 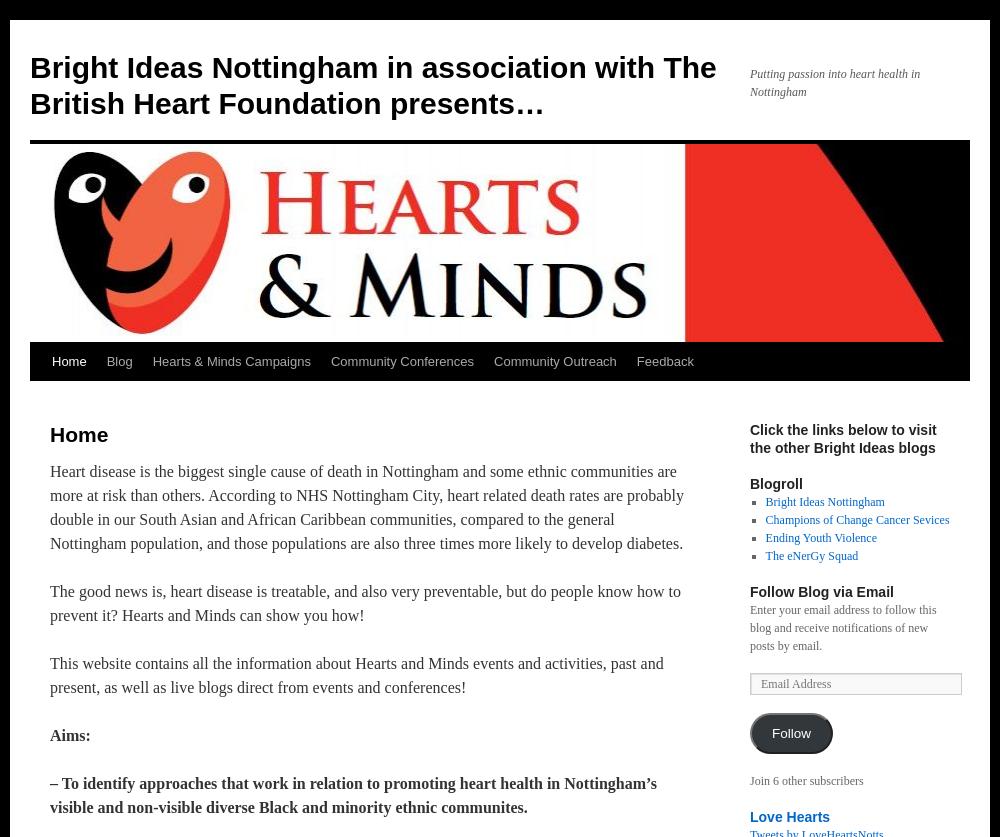 What do you see at coordinates (765, 555) in the screenshot?
I see `'The eNerGy Squad'` at bounding box center [765, 555].